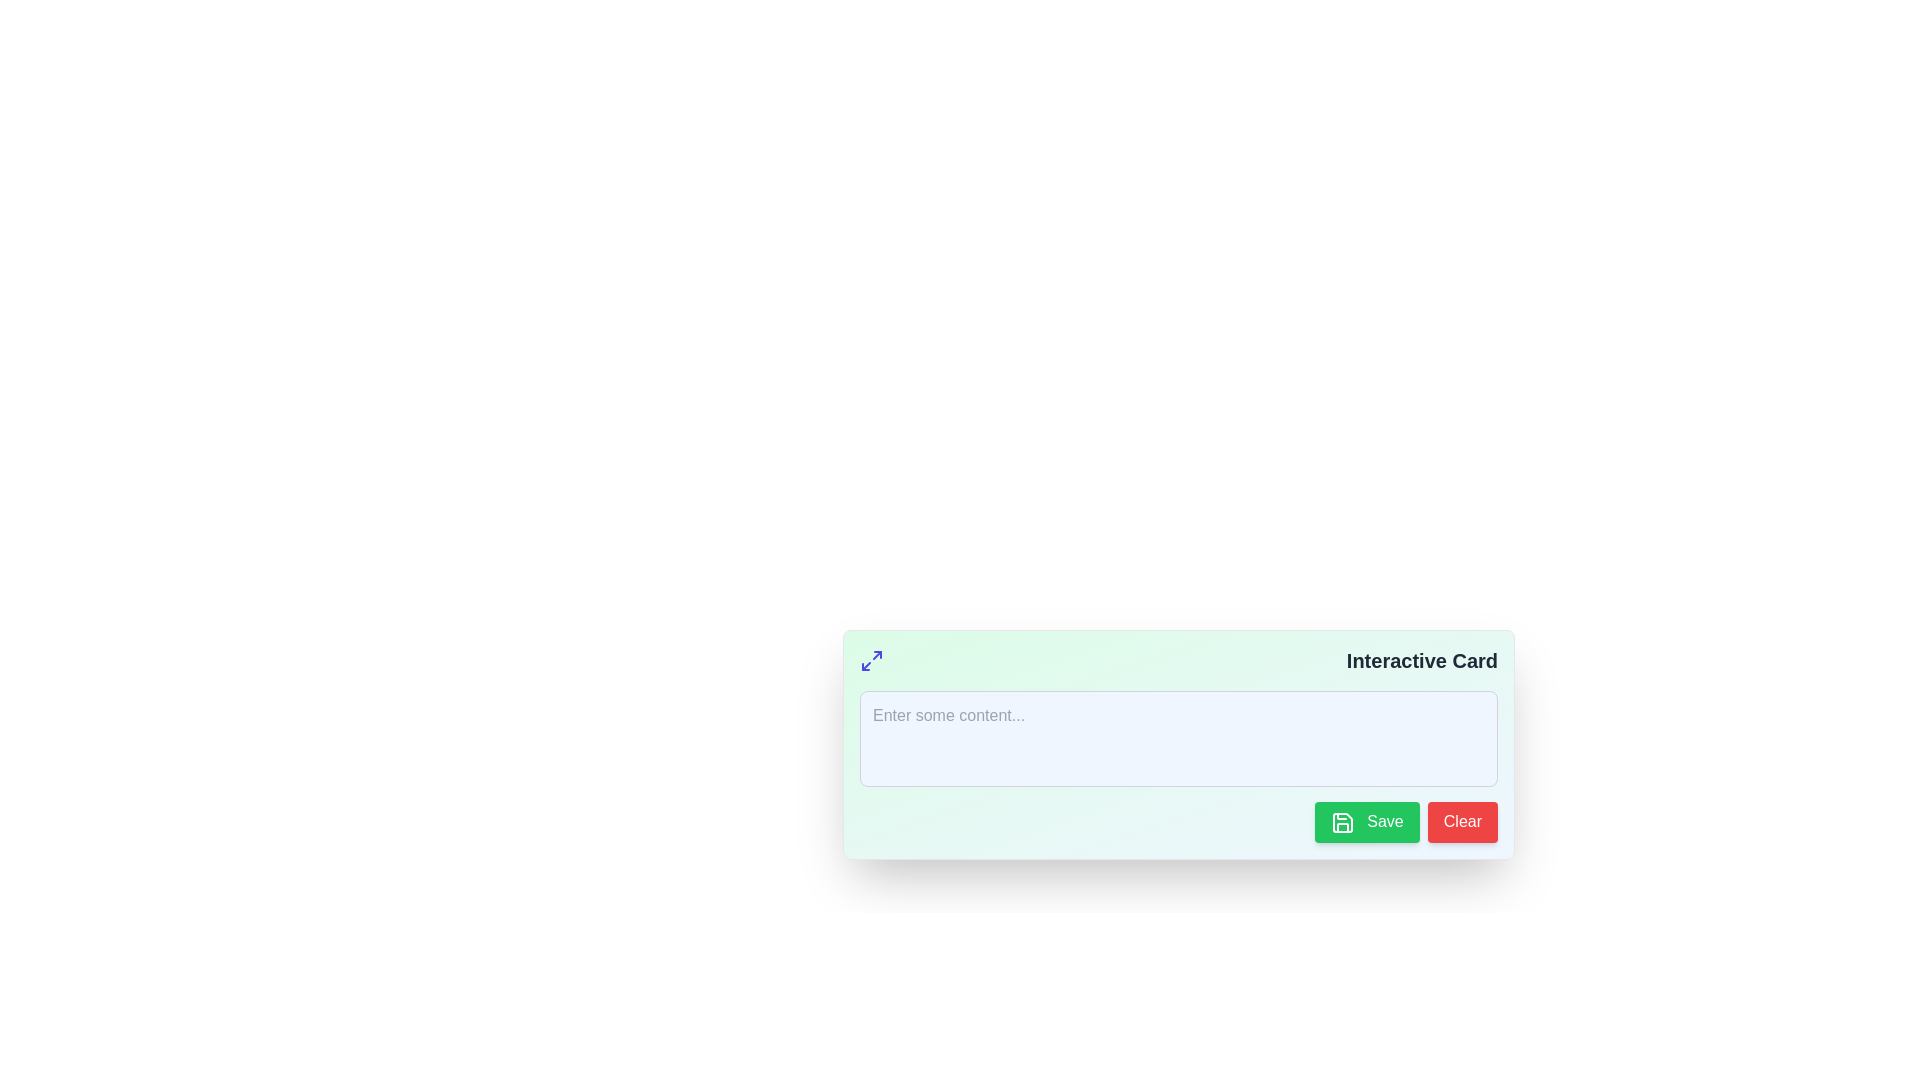 The width and height of the screenshot is (1920, 1080). Describe the element at coordinates (1366, 821) in the screenshot. I see `the green 'Save' button with white text and a floppy disk icon, located in the bottom-right section of the interactive card layout` at that location.